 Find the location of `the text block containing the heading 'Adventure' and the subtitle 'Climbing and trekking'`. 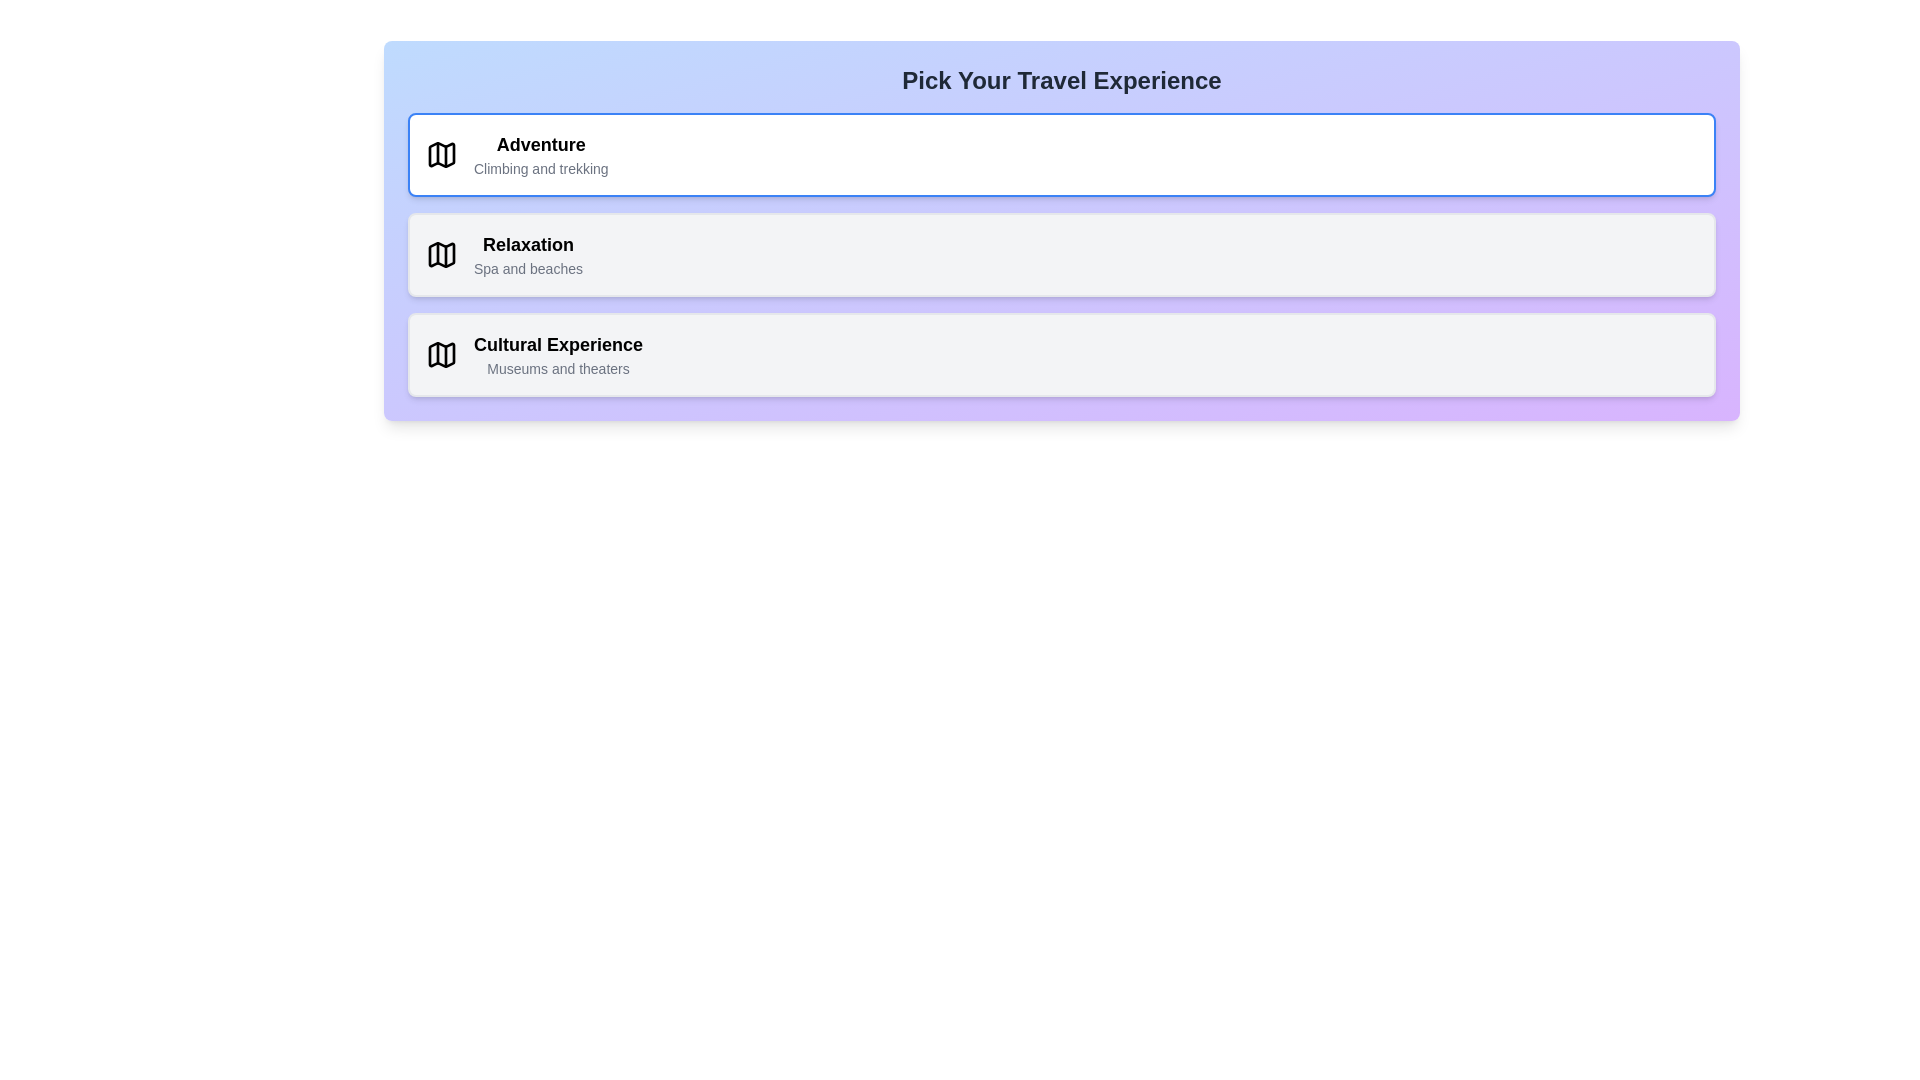

the text block containing the heading 'Adventure' and the subtitle 'Climbing and trekking' is located at coordinates (541, 153).